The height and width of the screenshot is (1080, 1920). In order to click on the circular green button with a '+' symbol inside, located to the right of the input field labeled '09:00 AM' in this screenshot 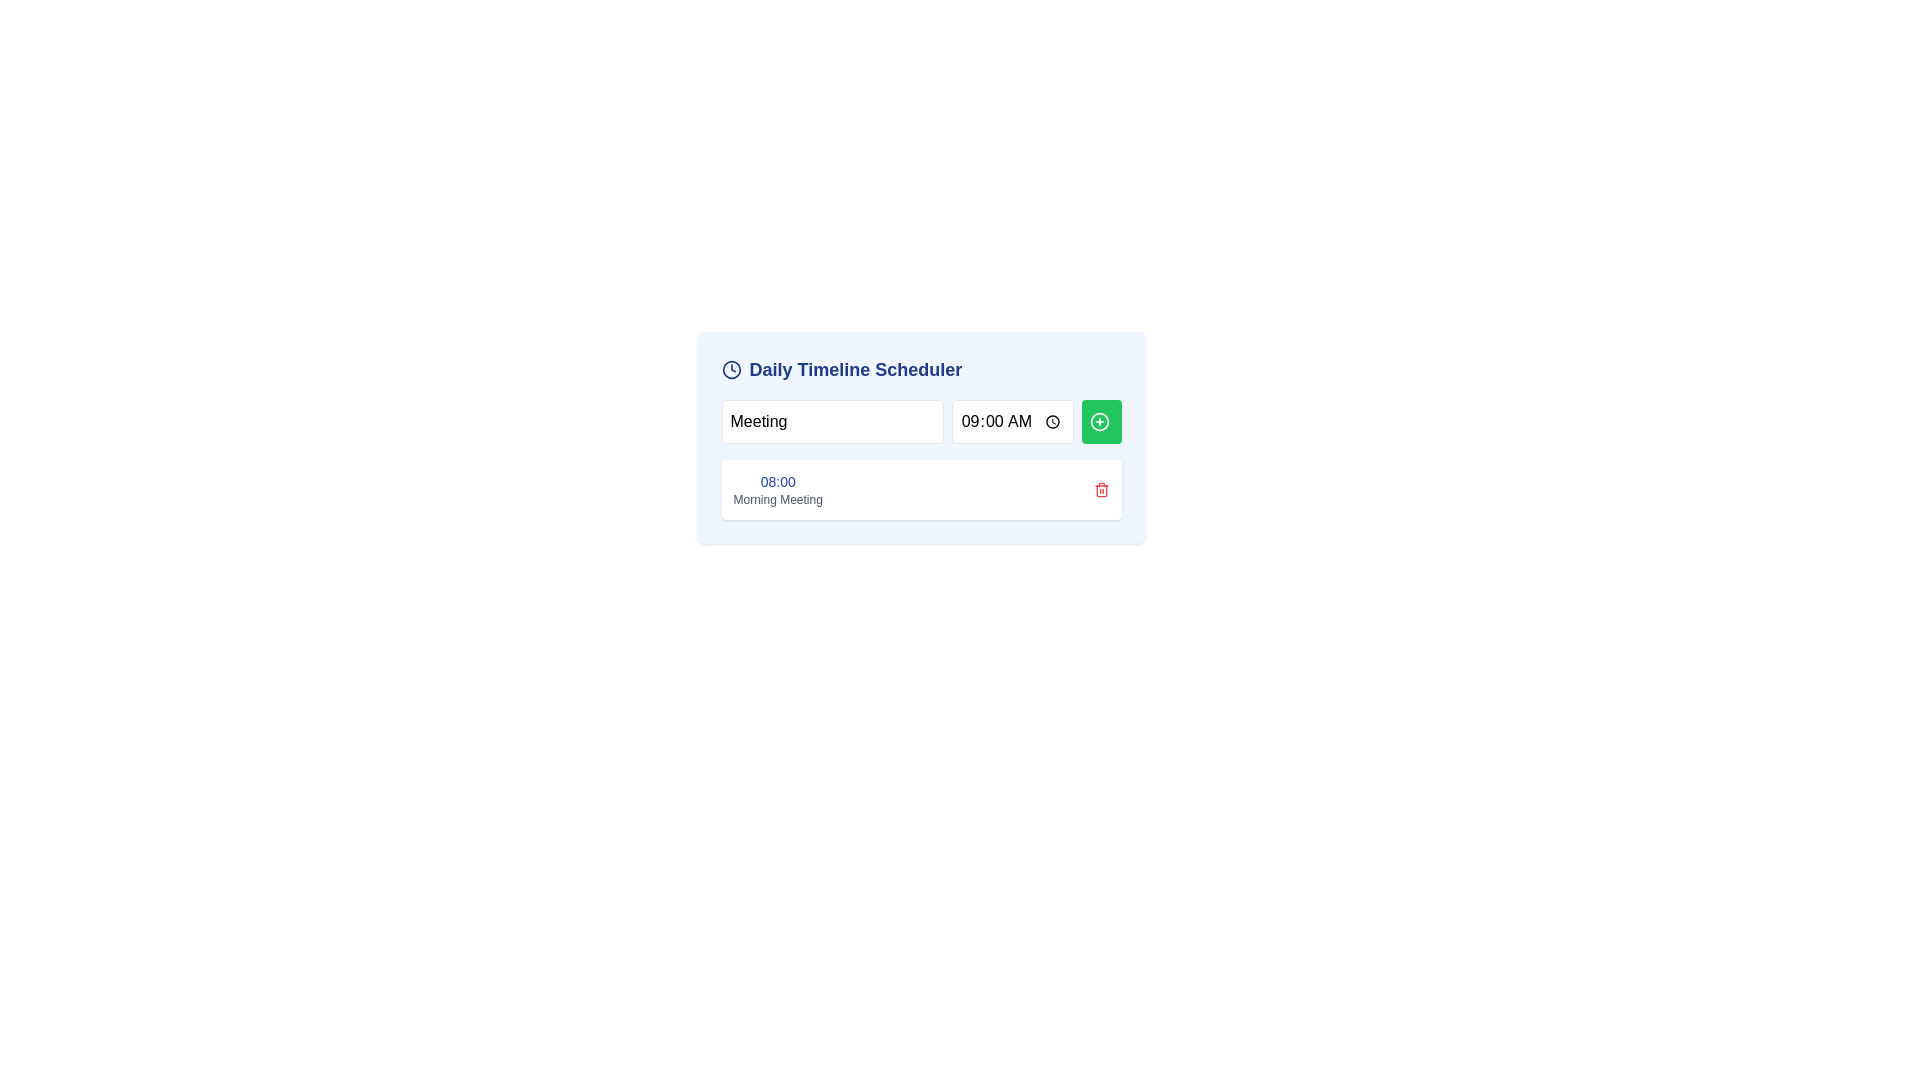, I will do `click(1098, 420)`.